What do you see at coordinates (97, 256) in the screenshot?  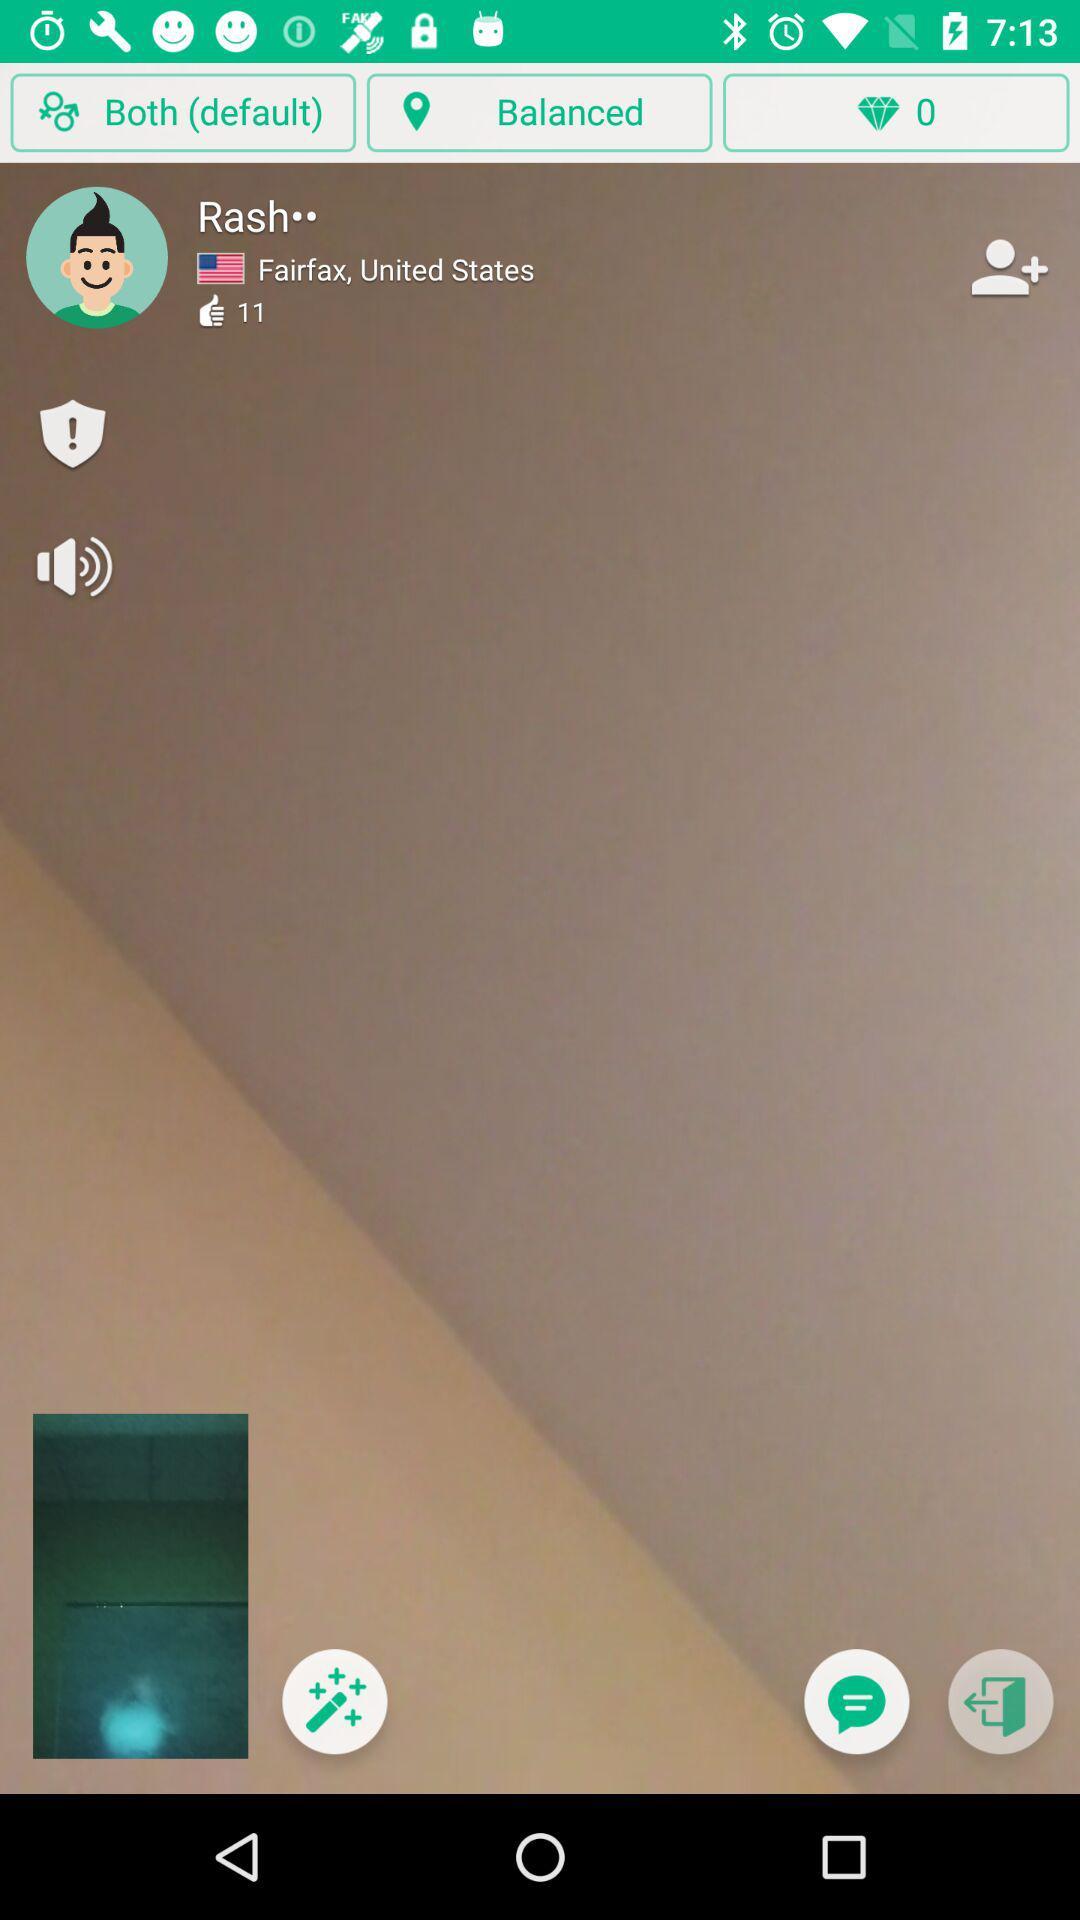 I see `the item below the both (default) item` at bounding box center [97, 256].